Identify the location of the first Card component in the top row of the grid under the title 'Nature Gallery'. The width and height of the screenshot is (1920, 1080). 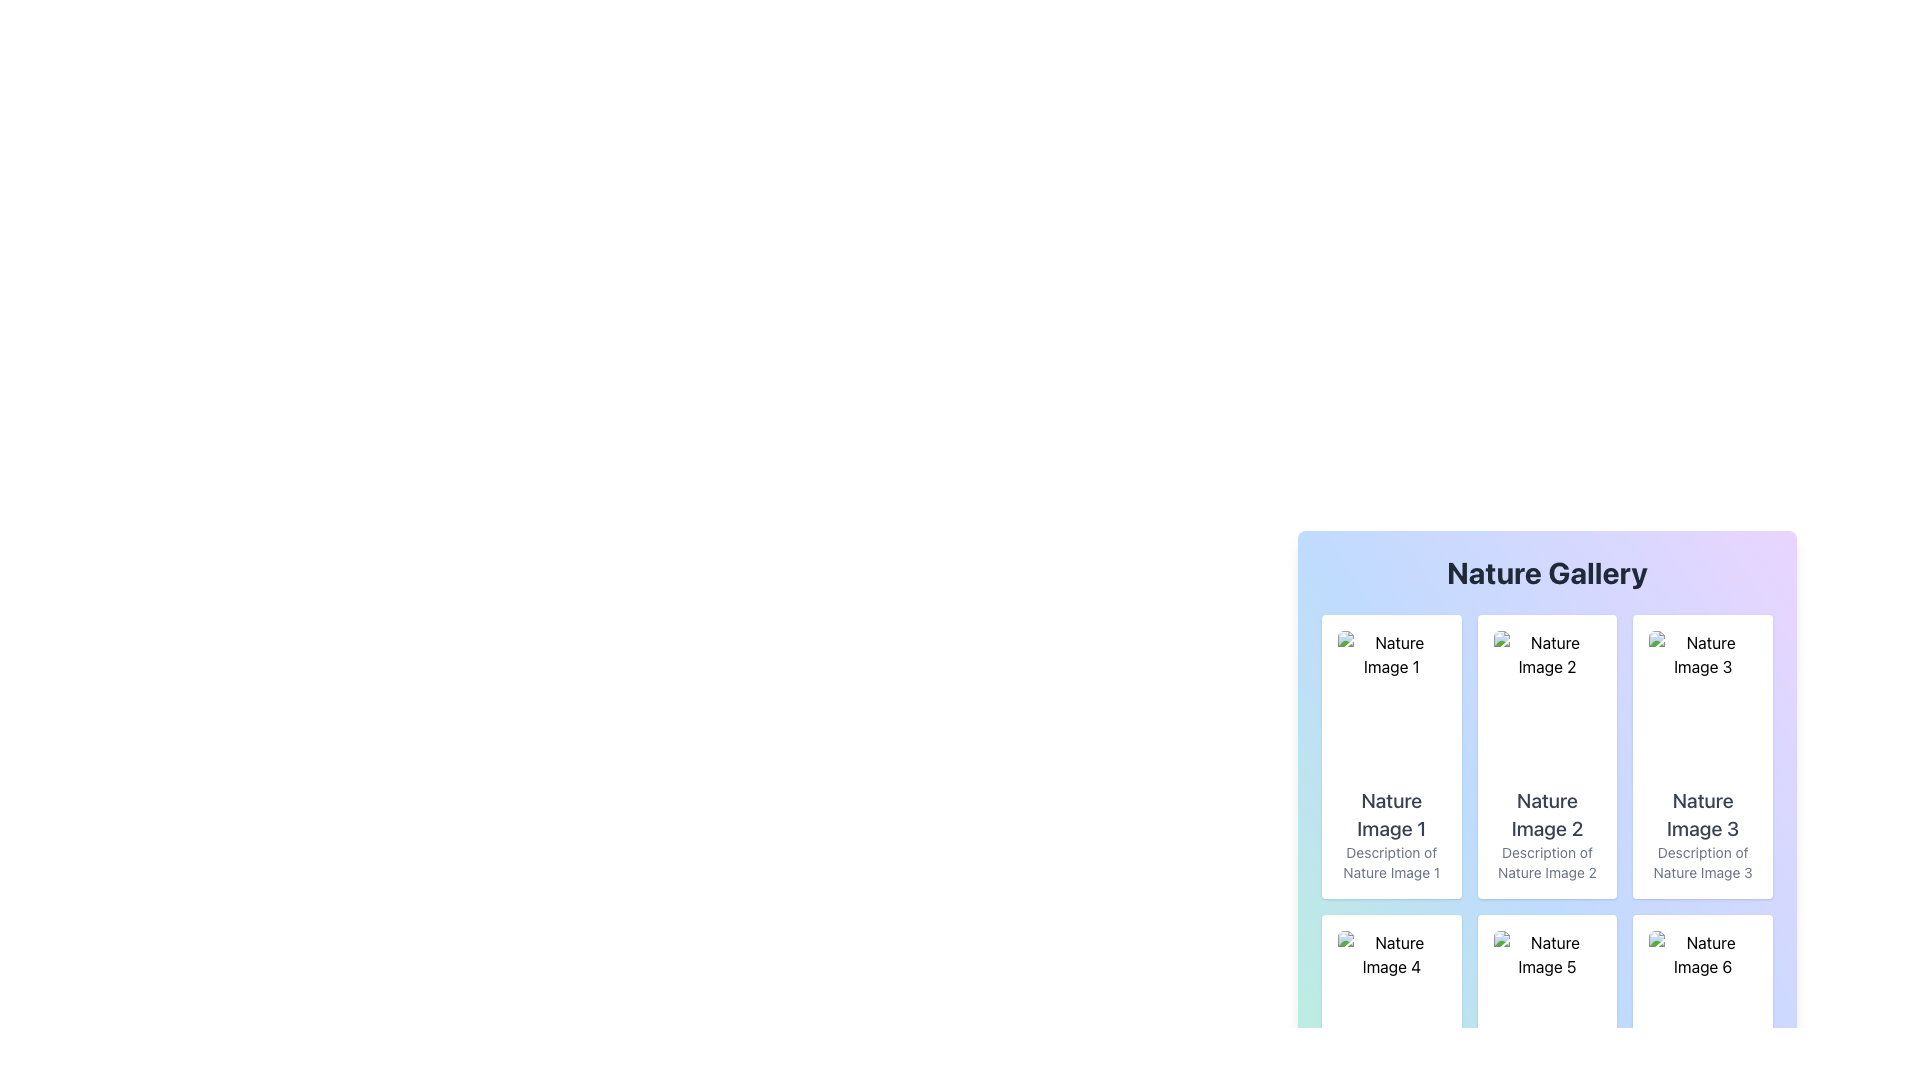
(1390, 756).